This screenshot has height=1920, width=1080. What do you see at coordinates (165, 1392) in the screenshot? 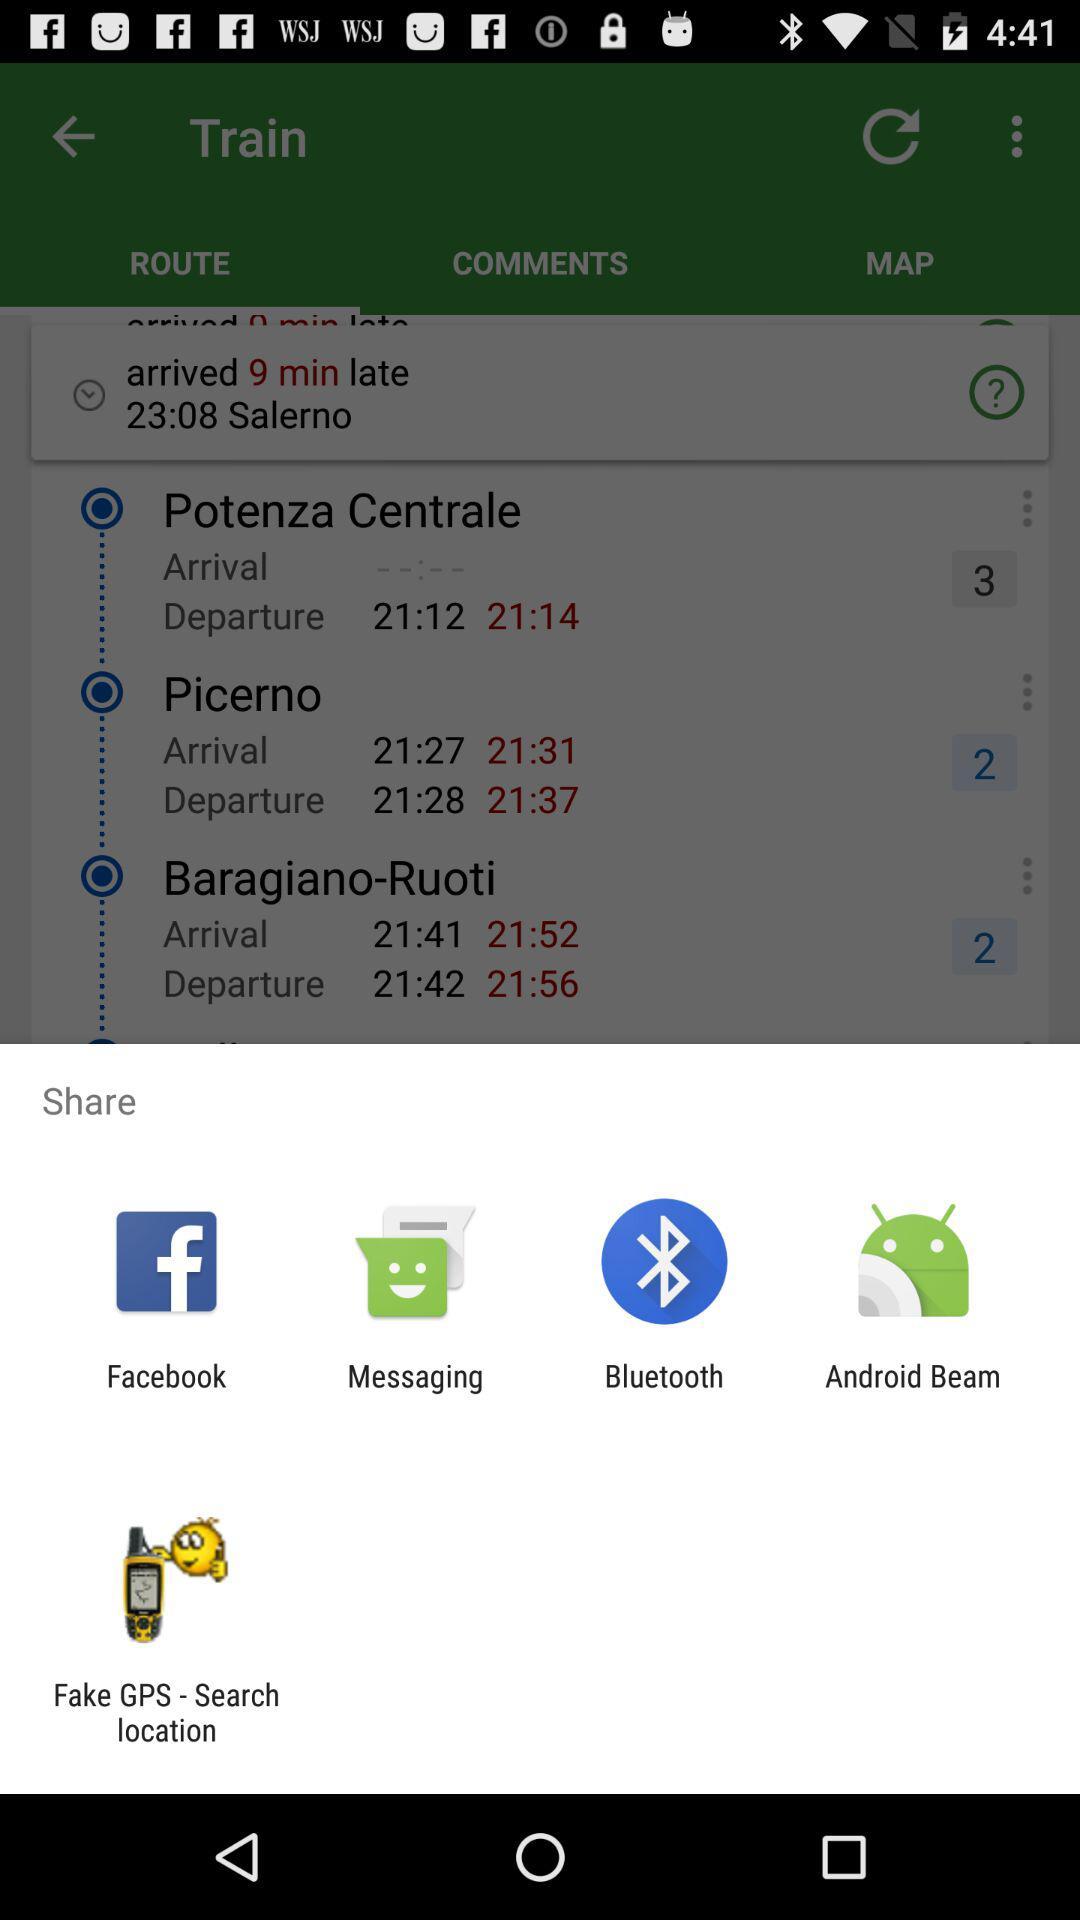
I see `item to the left of messaging app` at bounding box center [165, 1392].